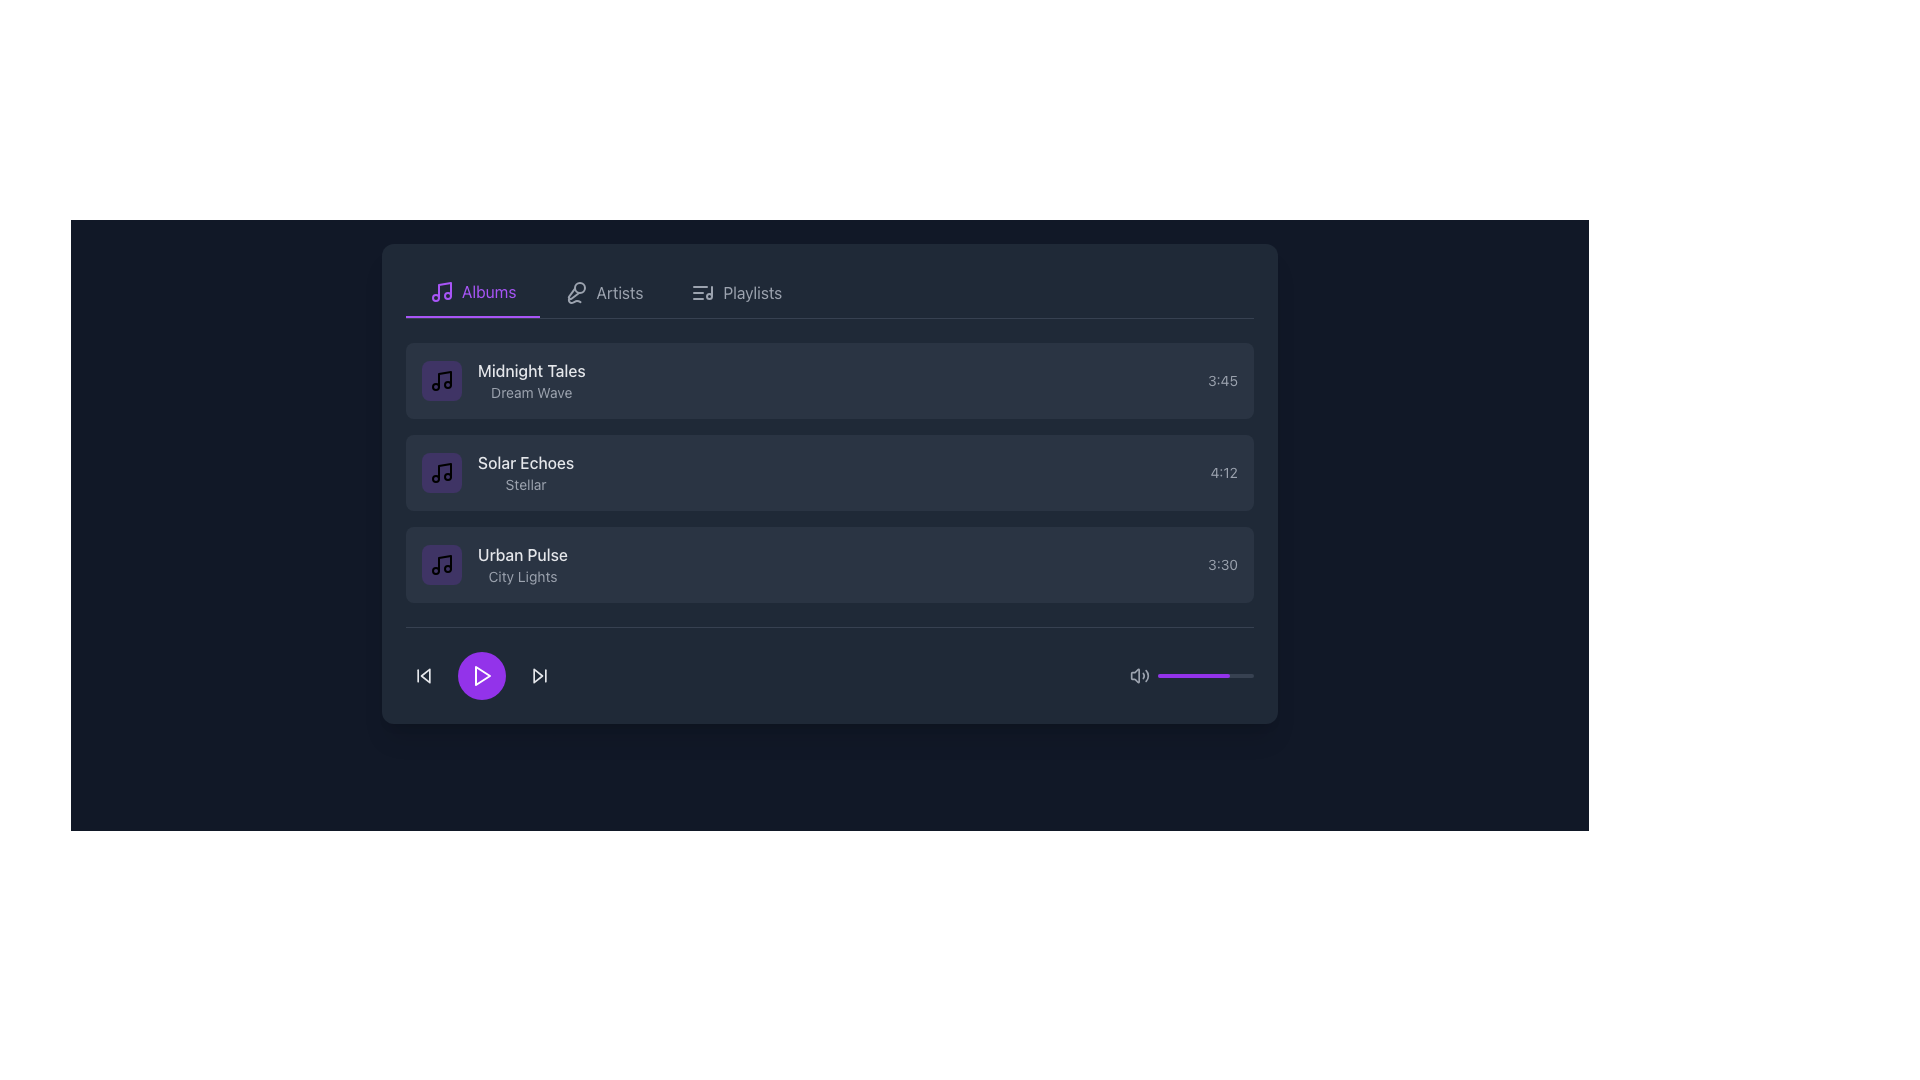 The width and height of the screenshot is (1920, 1080). What do you see at coordinates (1140, 675) in the screenshot?
I see `the volume control icon located in the lower-right corner of the panel` at bounding box center [1140, 675].